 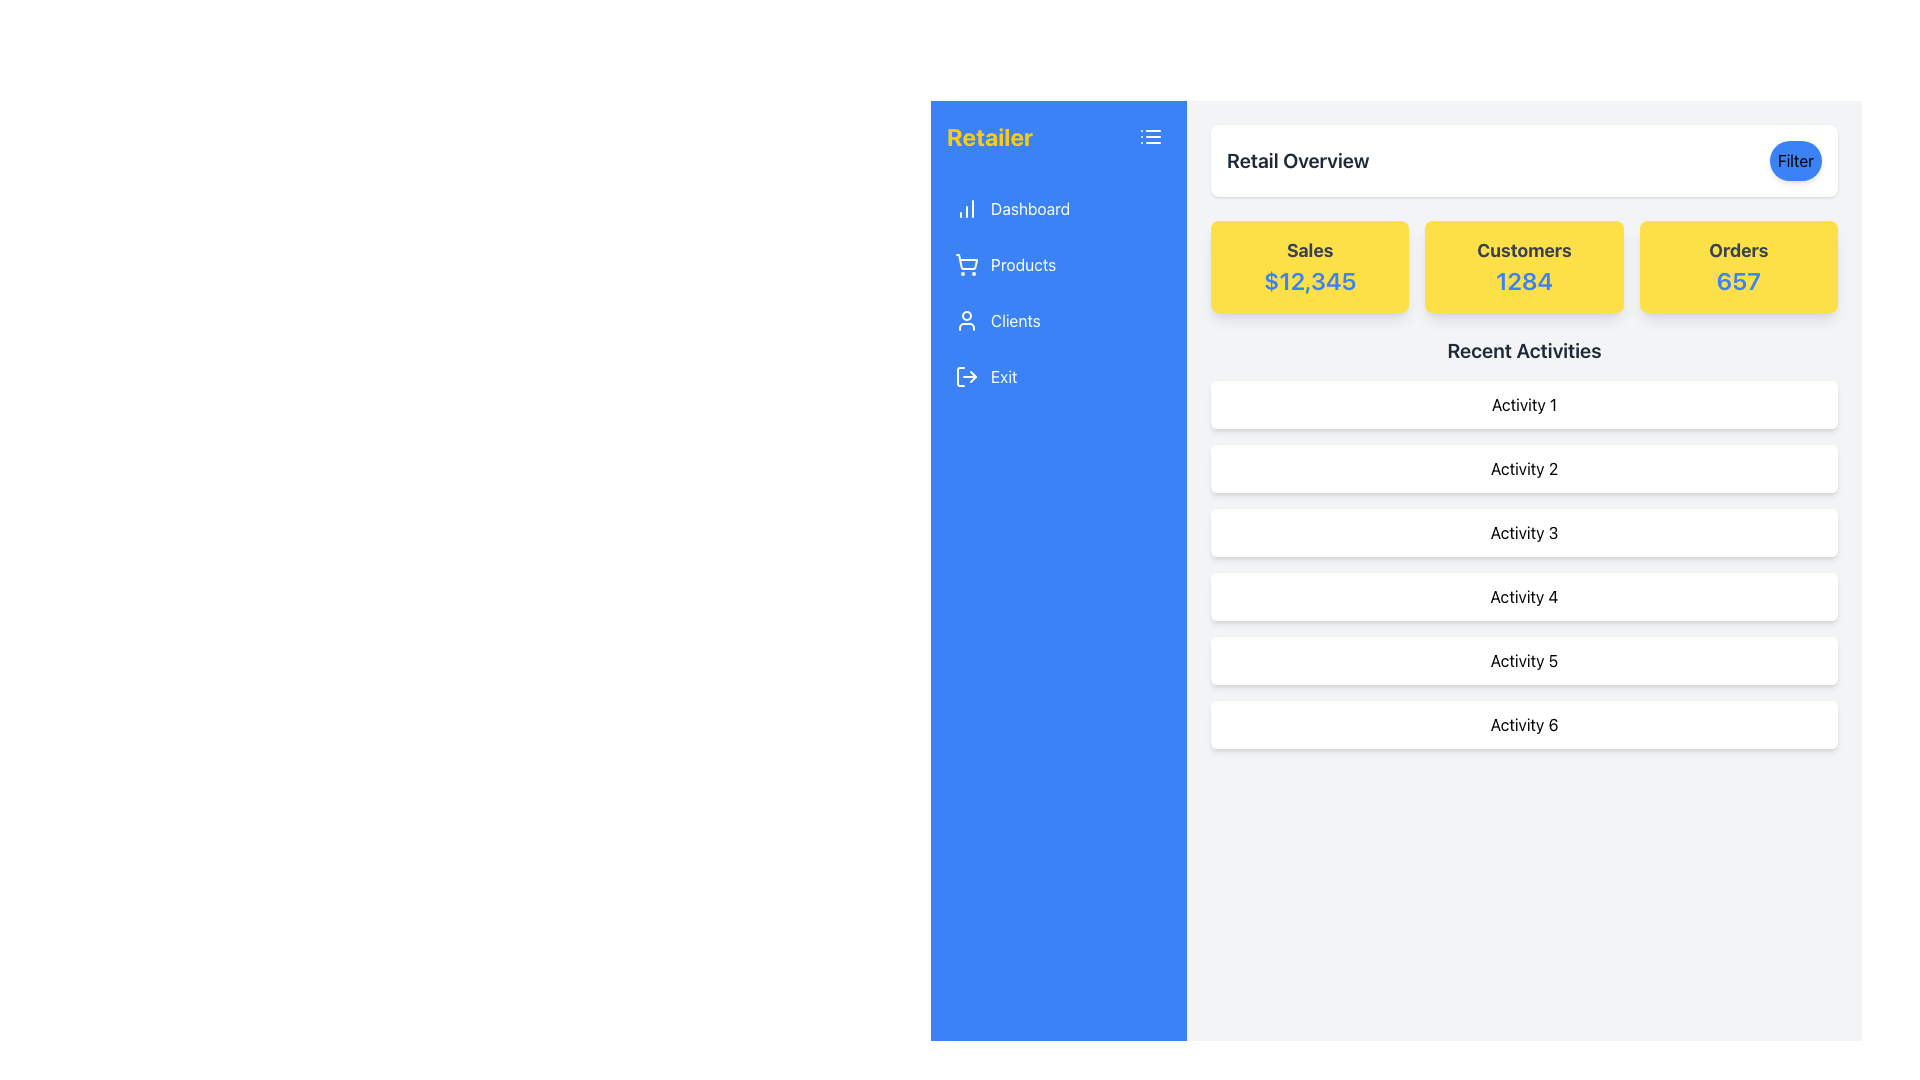 What do you see at coordinates (1151, 136) in the screenshot?
I see `the menu toggle icon located near the top-right corner of the side navigation bar, to the right of the 'Retailer' label` at bounding box center [1151, 136].